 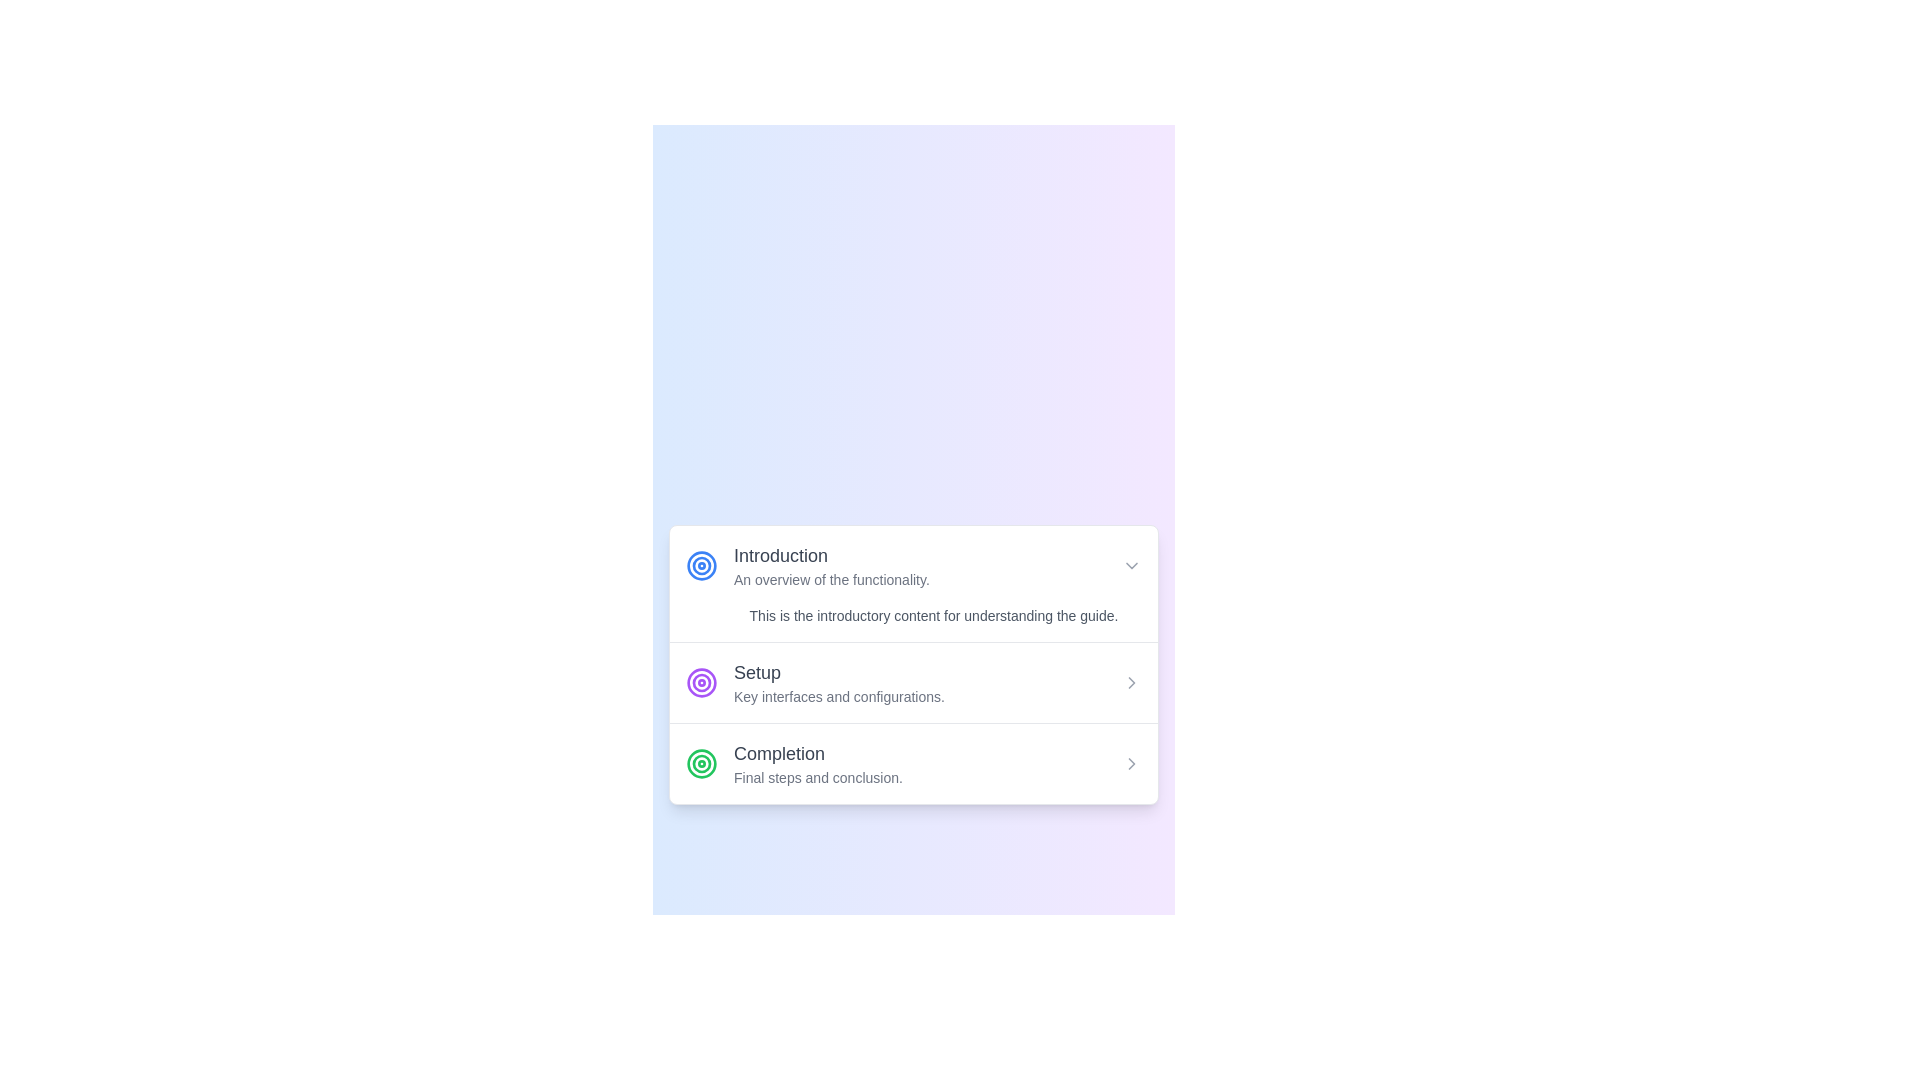 What do you see at coordinates (912, 566) in the screenshot?
I see `the 'Introduction' button located at the topmost slot of the vertically stacked list, which features a circular blue icon on the left, bold text 'Introduction', and a gray downward chevron icon on the right` at bounding box center [912, 566].